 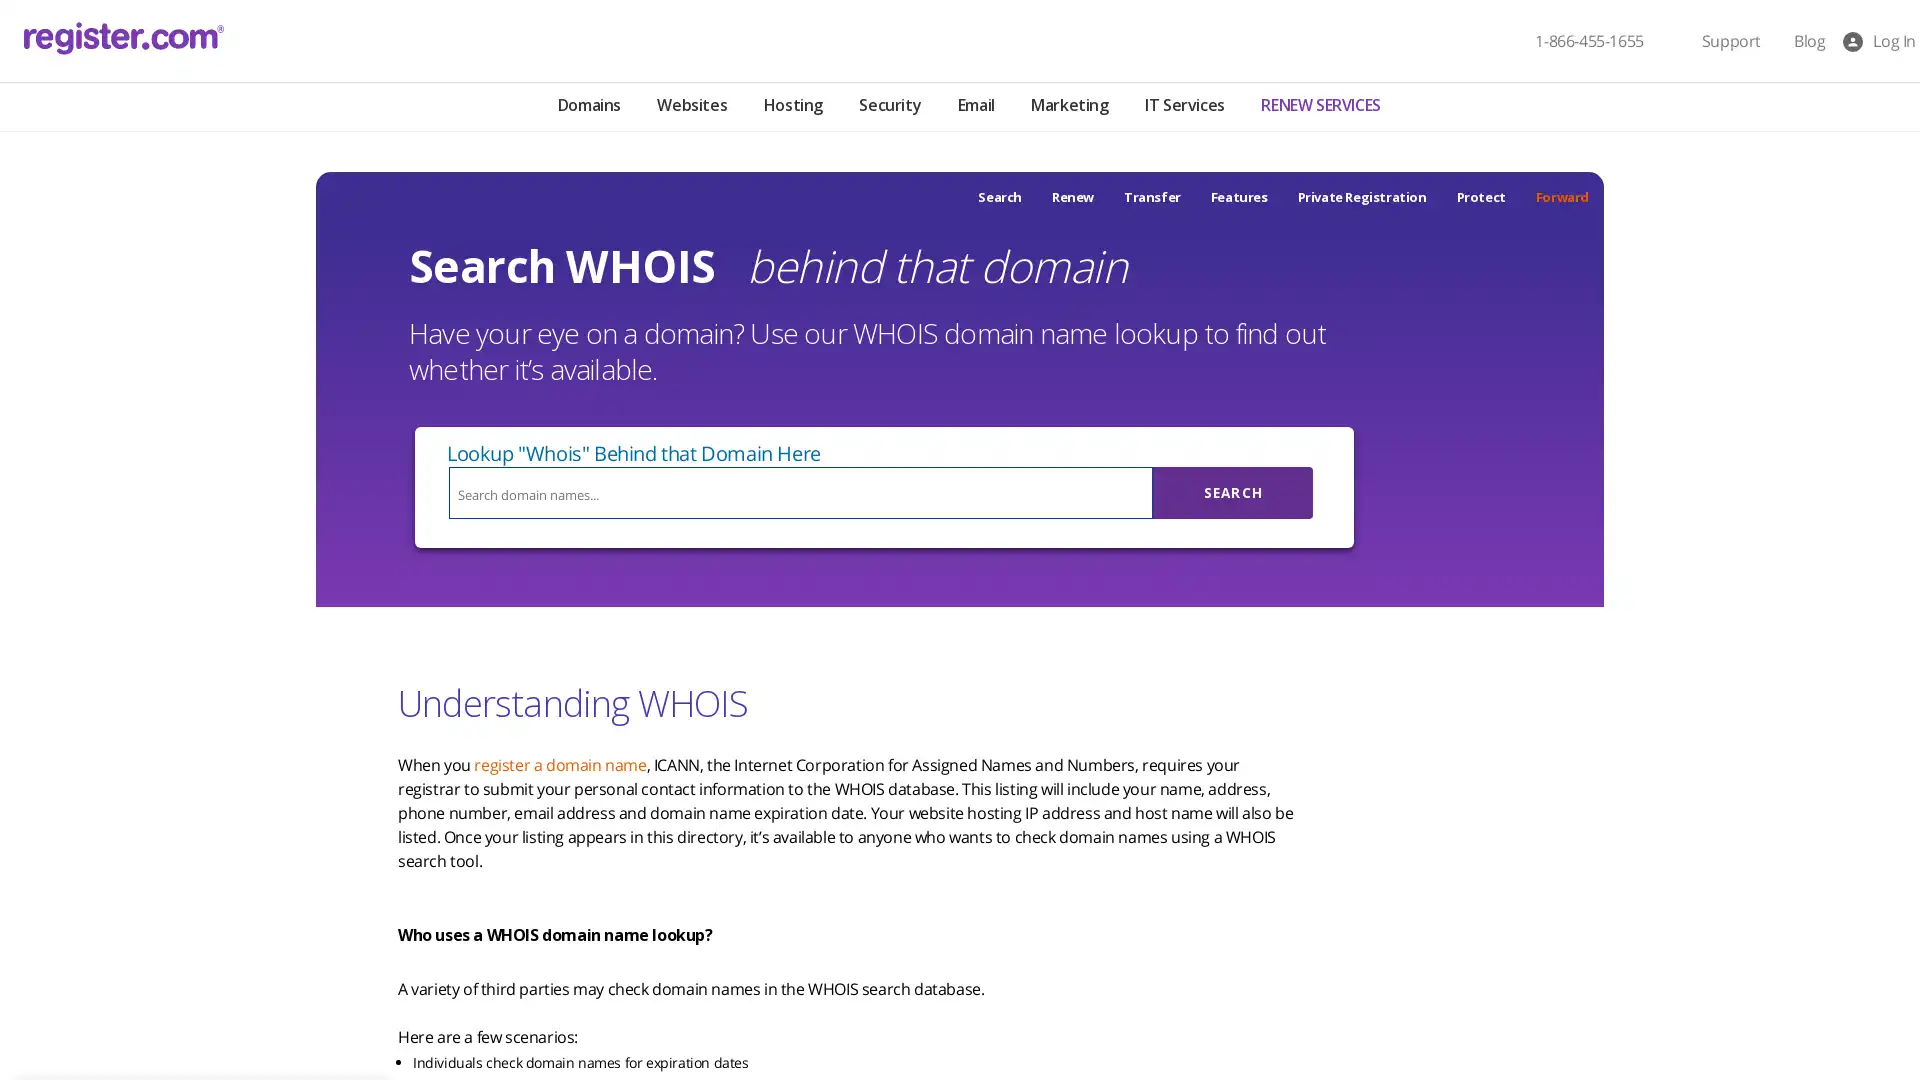 What do you see at coordinates (1232, 493) in the screenshot?
I see `Search` at bounding box center [1232, 493].